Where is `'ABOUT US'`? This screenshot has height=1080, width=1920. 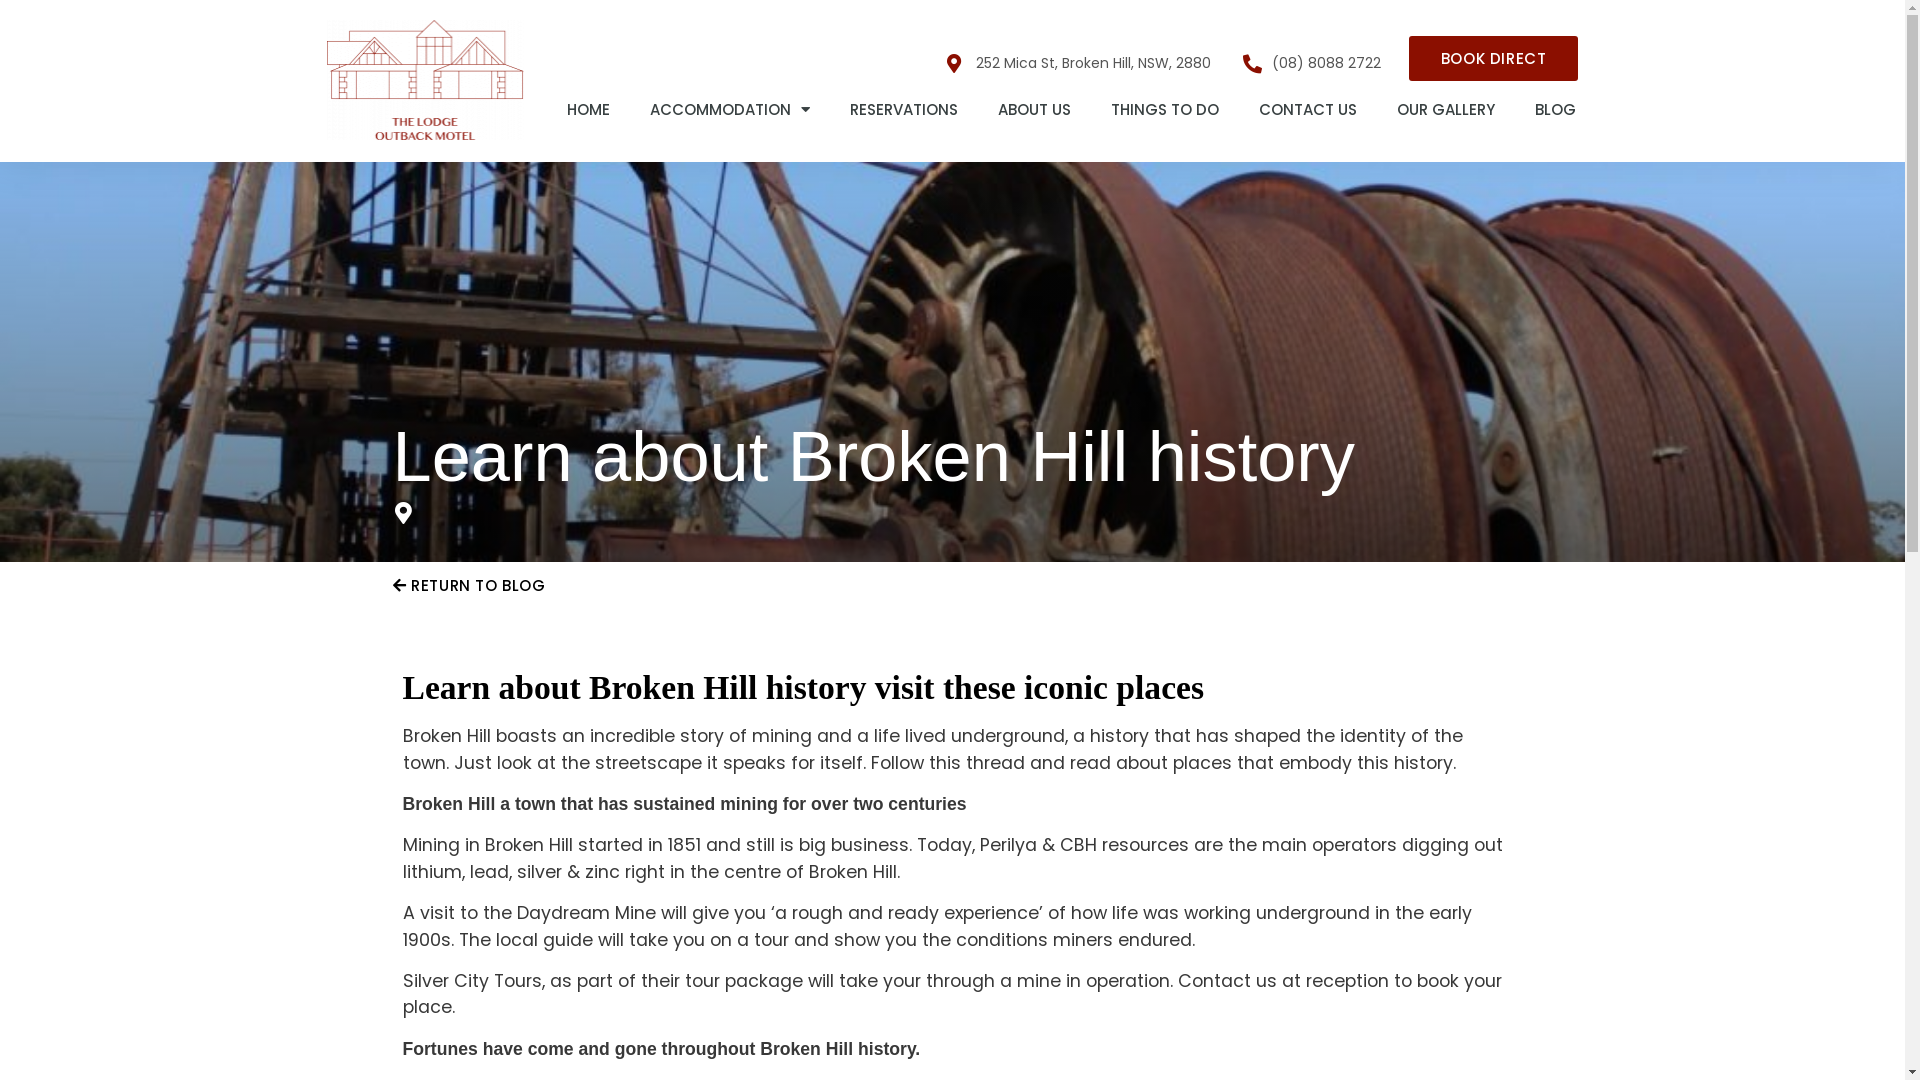 'ABOUT US' is located at coordinates (1034, 110).